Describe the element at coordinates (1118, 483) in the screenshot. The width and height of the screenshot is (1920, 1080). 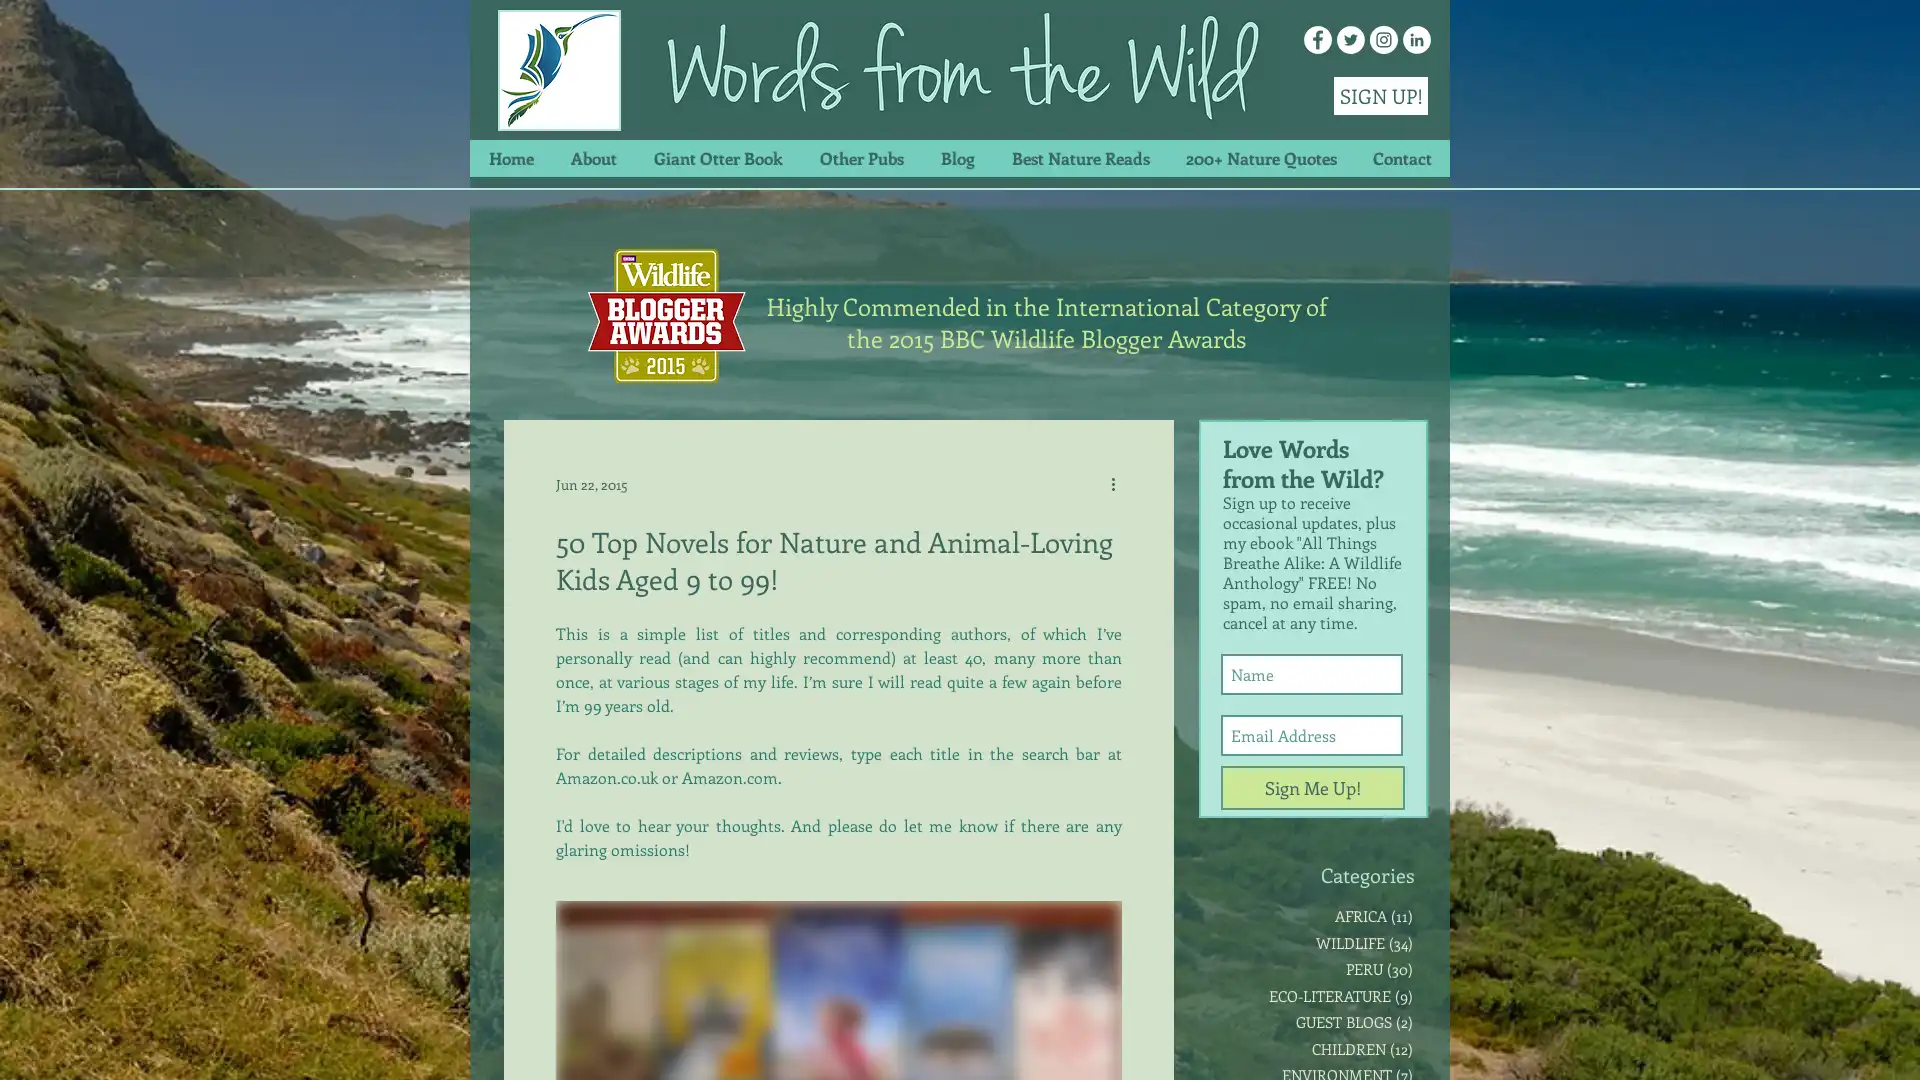
I see `More actions` at that location.